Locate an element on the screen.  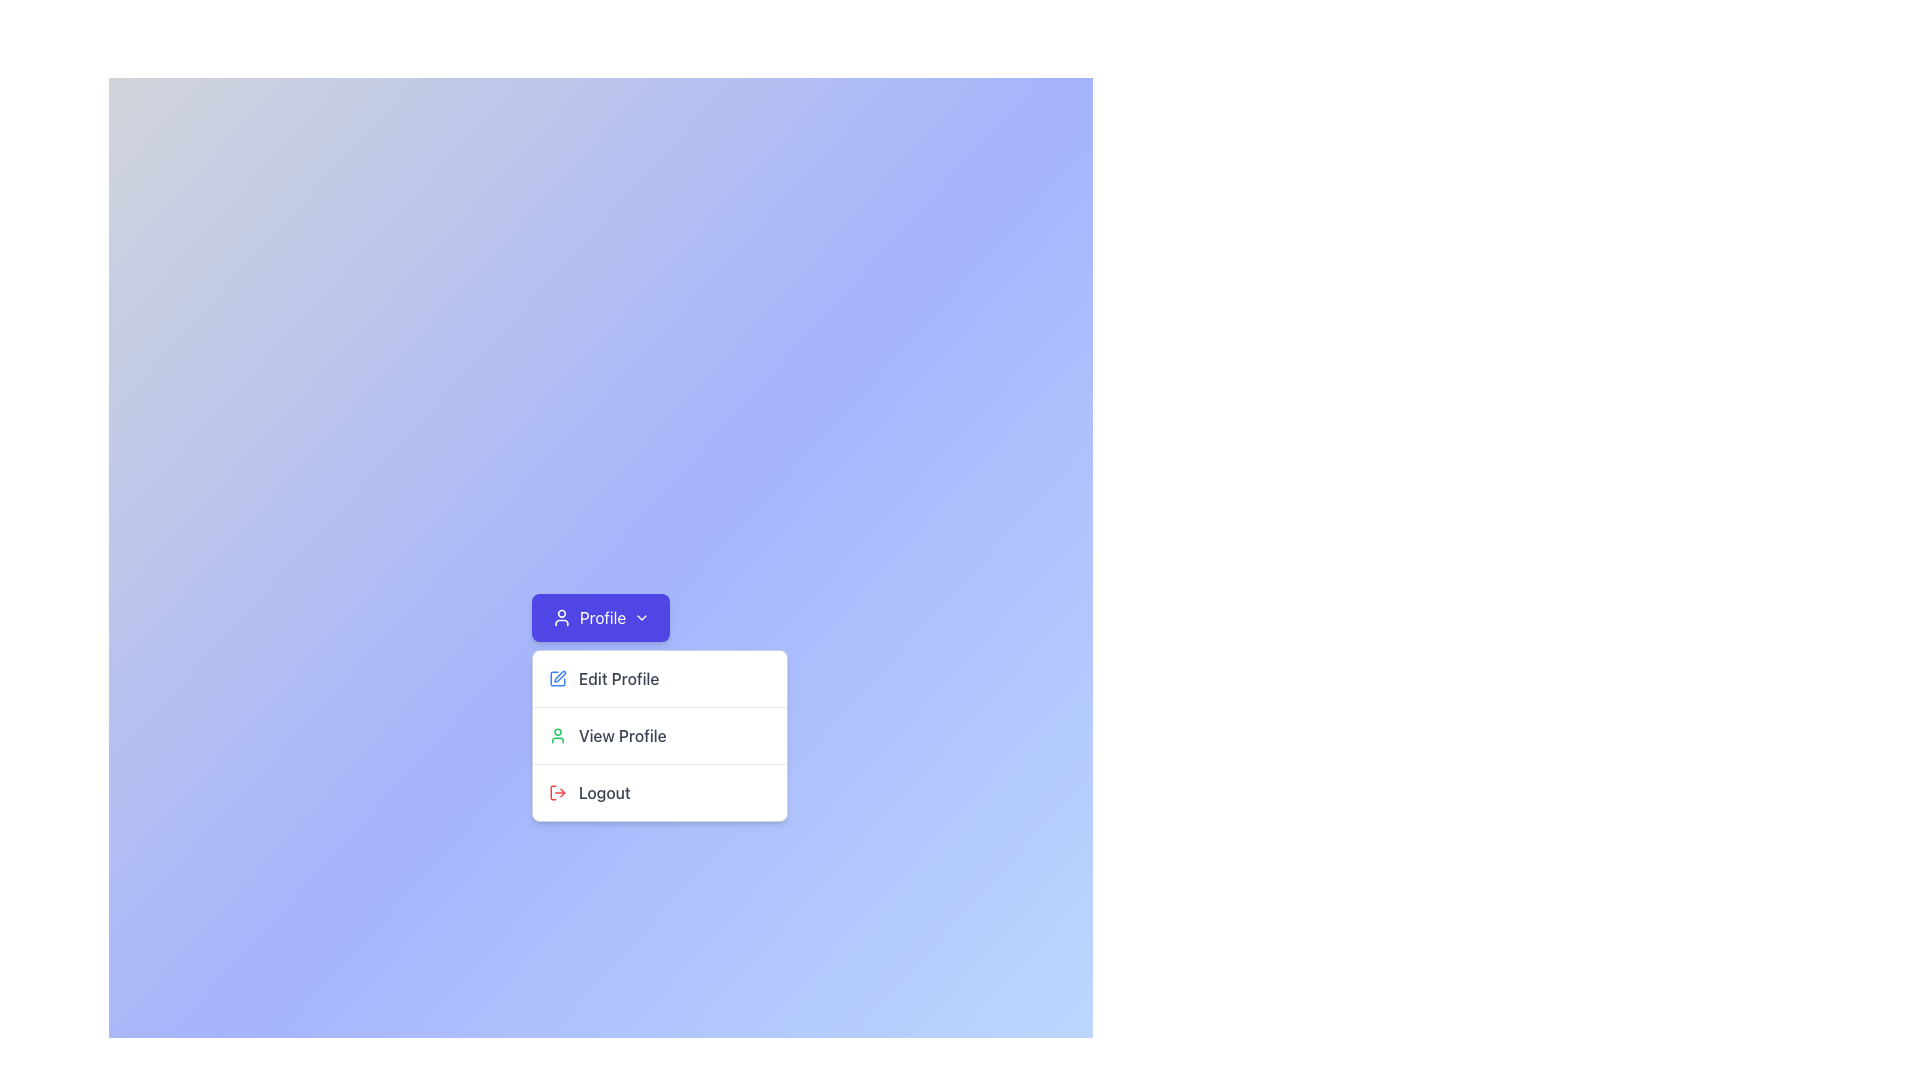
the logout text label in the dropdown menu, which is positioned below the 'View Profile' item and next to a red log-out icon is located at coordinates (603, 792).